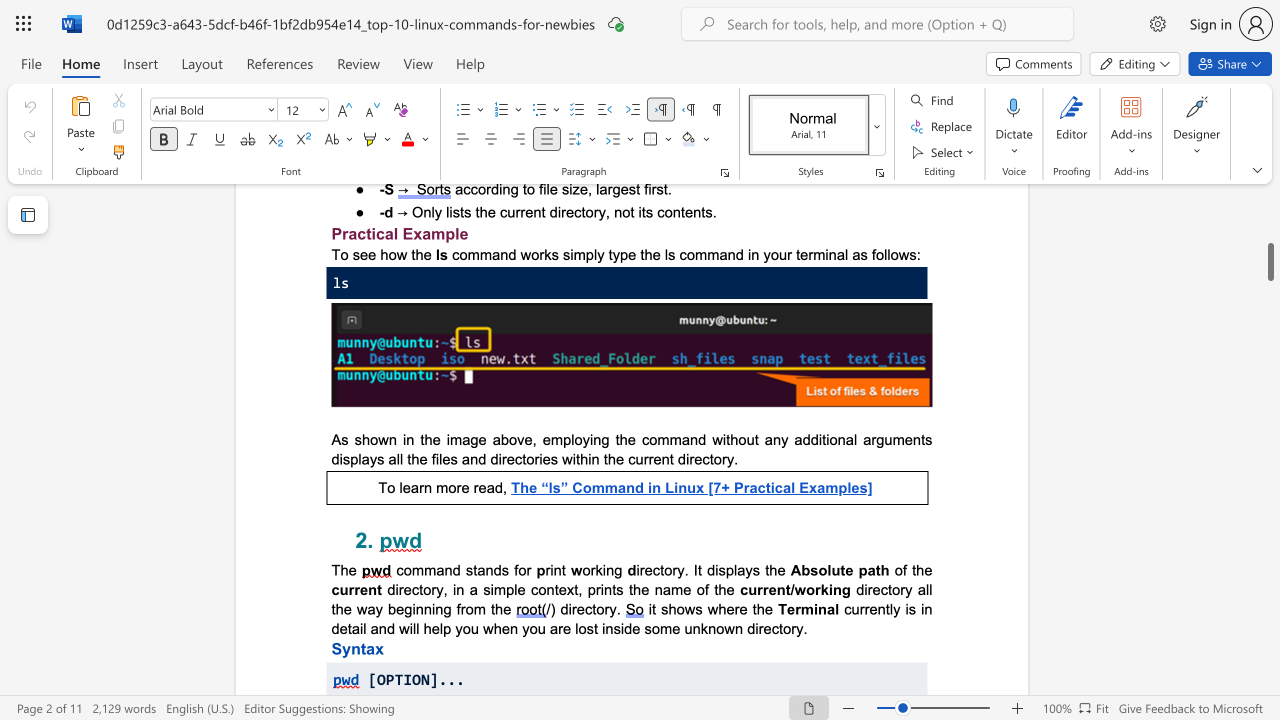  I want to click on the 3th character "r" in the text, so click(475, 487).